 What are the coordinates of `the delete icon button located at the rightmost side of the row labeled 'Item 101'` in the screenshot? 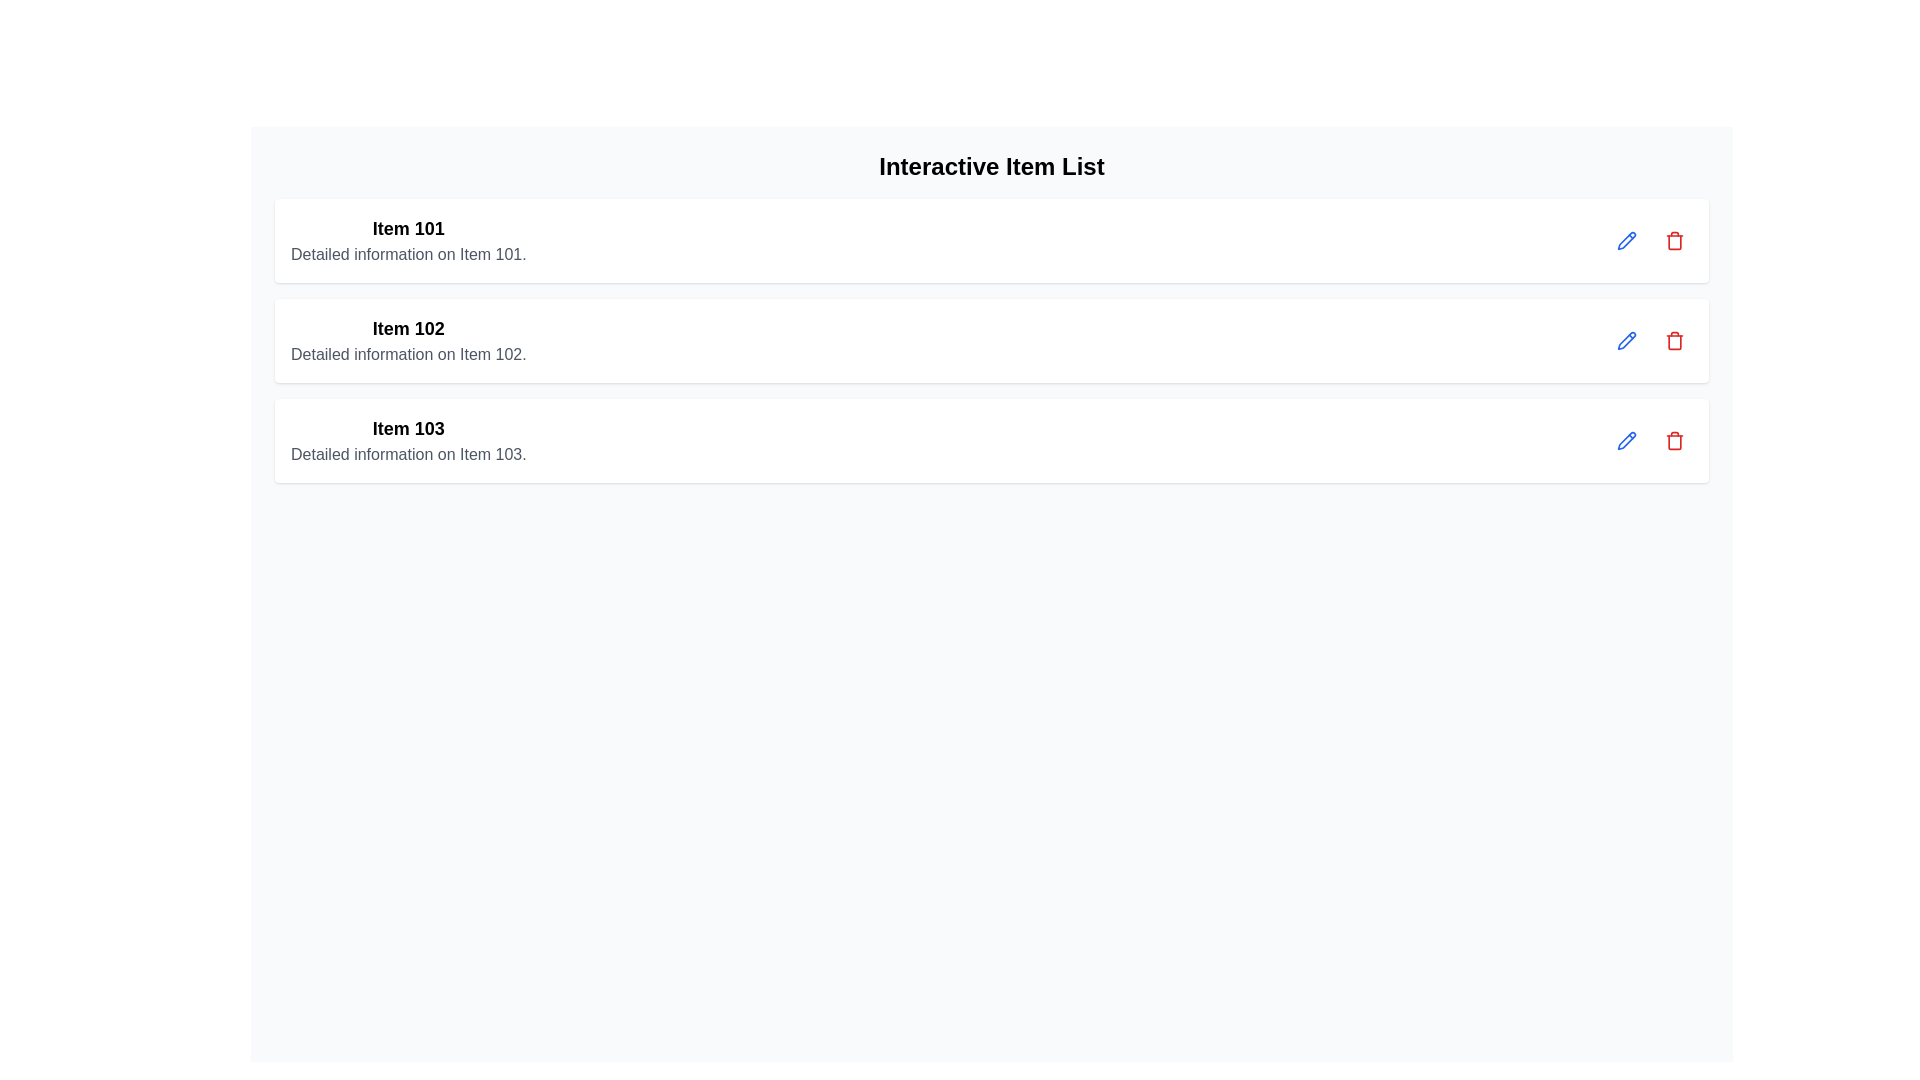 It's located at (1675, 239).